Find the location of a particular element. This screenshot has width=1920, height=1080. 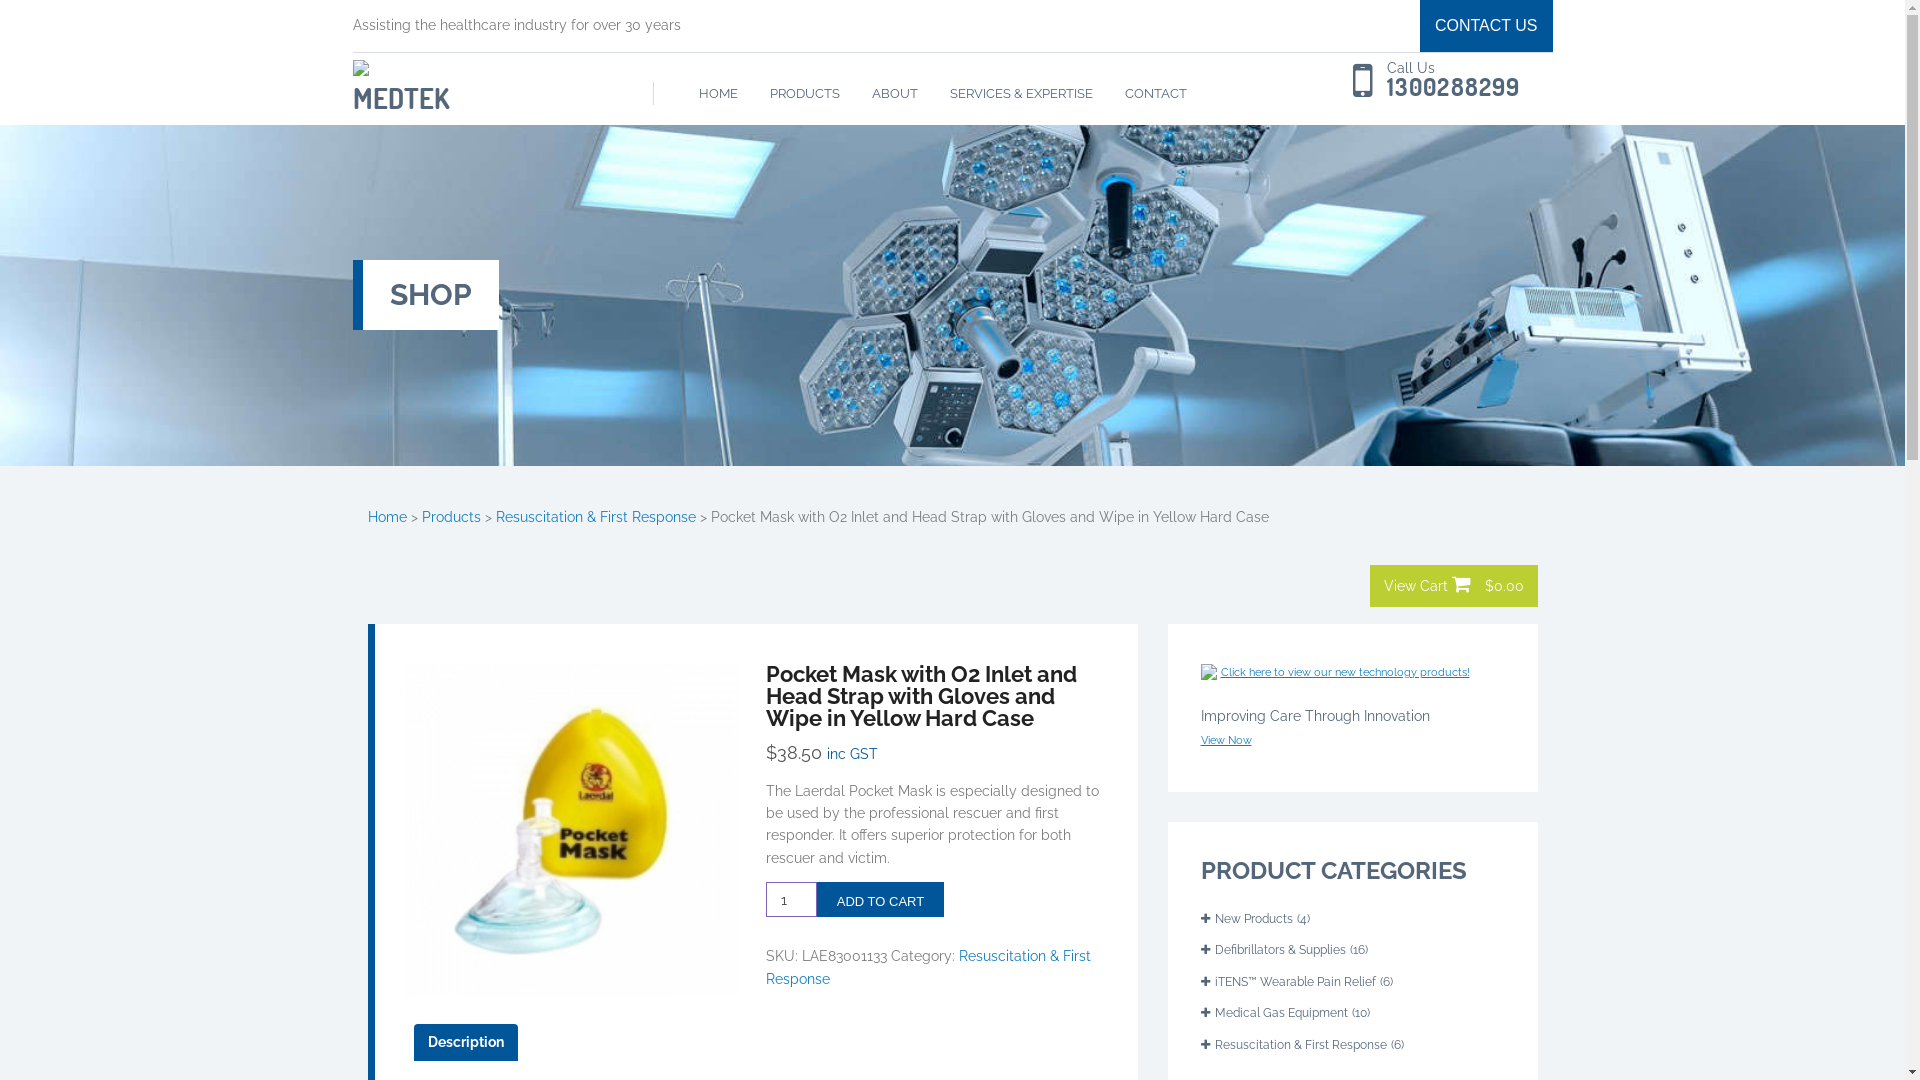

'ABOUT' is located at coordinates (893, 93).